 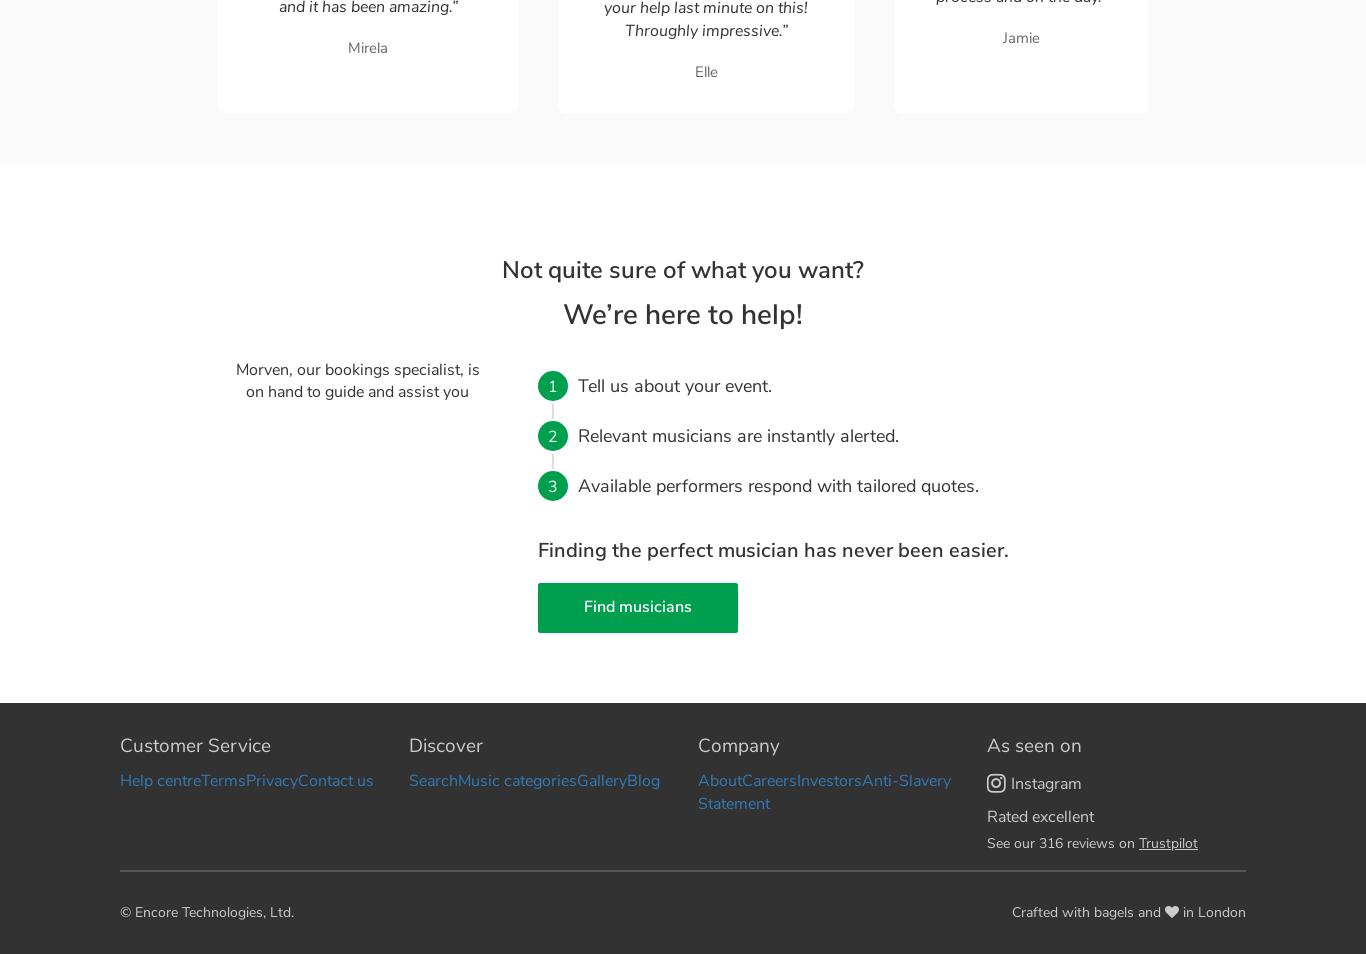 I want to click on 'Rated excellent', so click(x=1039, y=815).